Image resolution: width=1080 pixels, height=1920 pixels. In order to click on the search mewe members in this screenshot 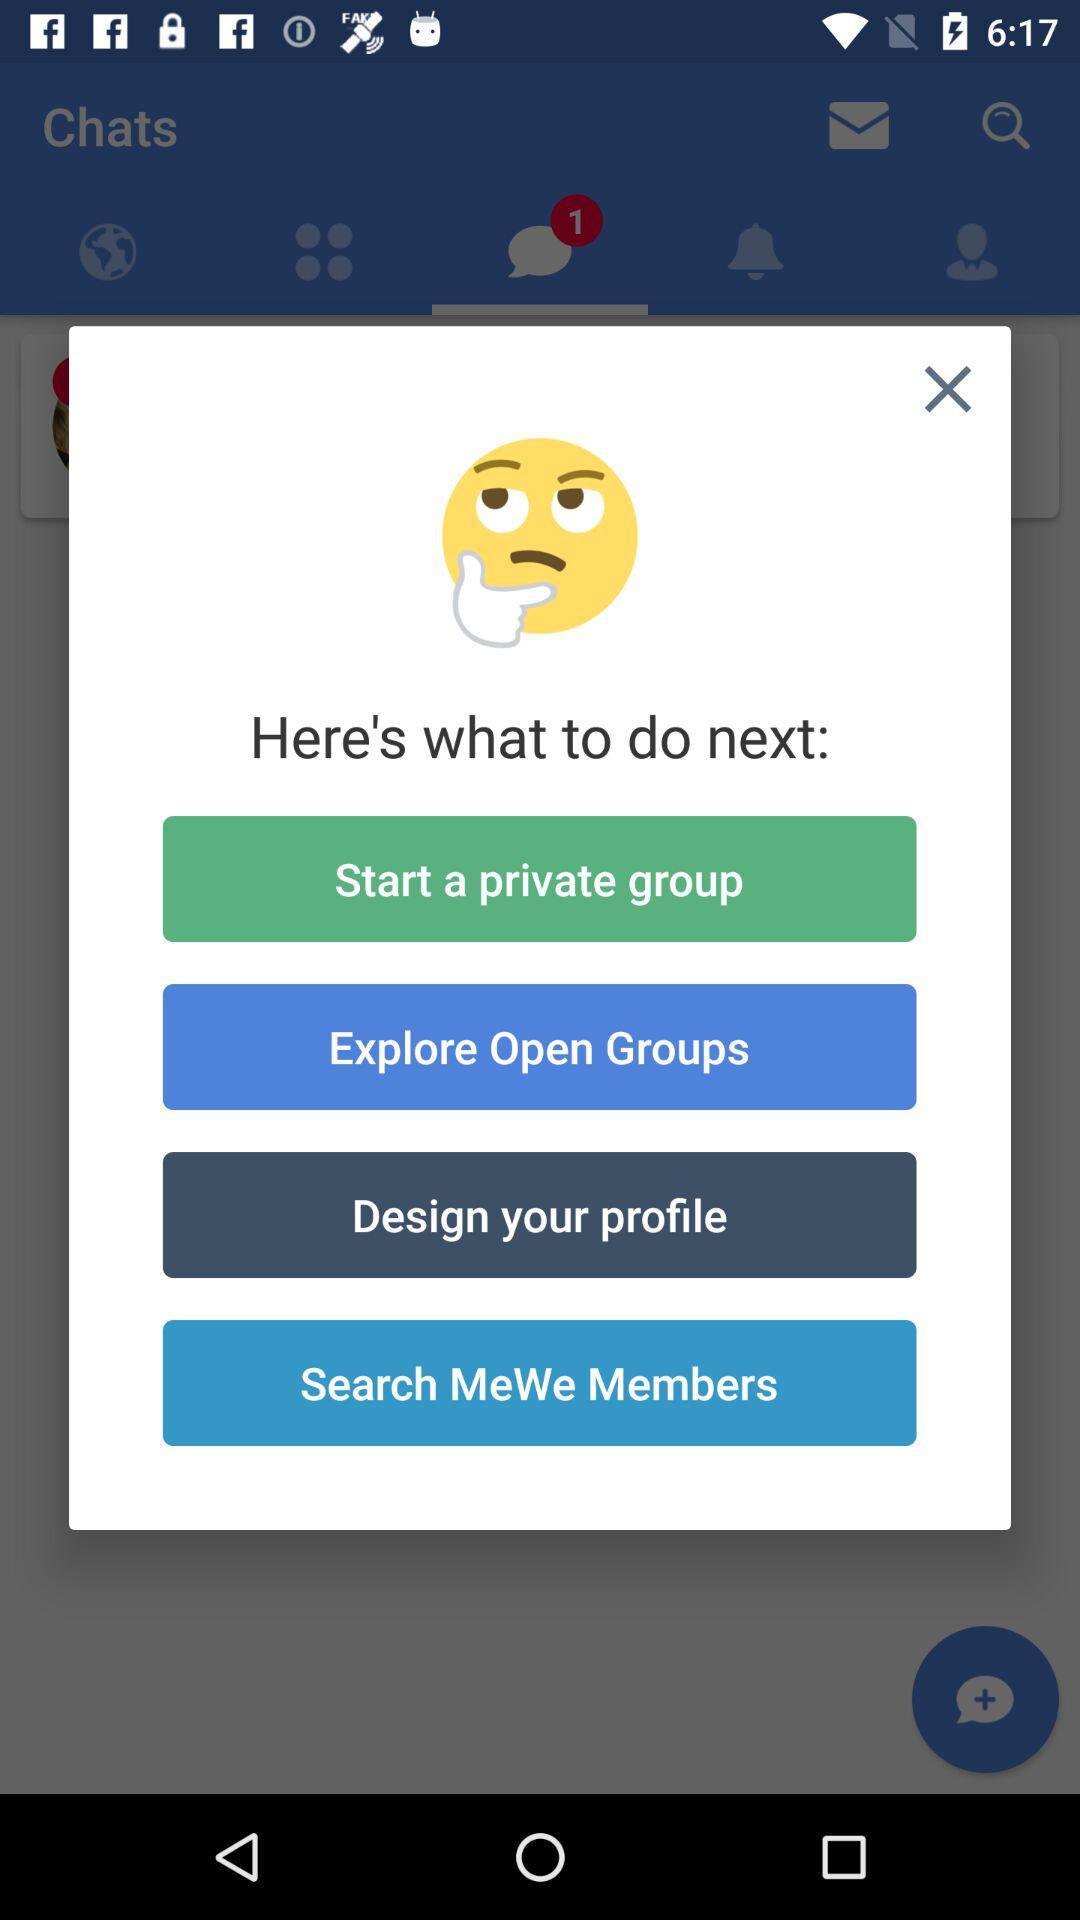, I will do `click(538, 1381)`.